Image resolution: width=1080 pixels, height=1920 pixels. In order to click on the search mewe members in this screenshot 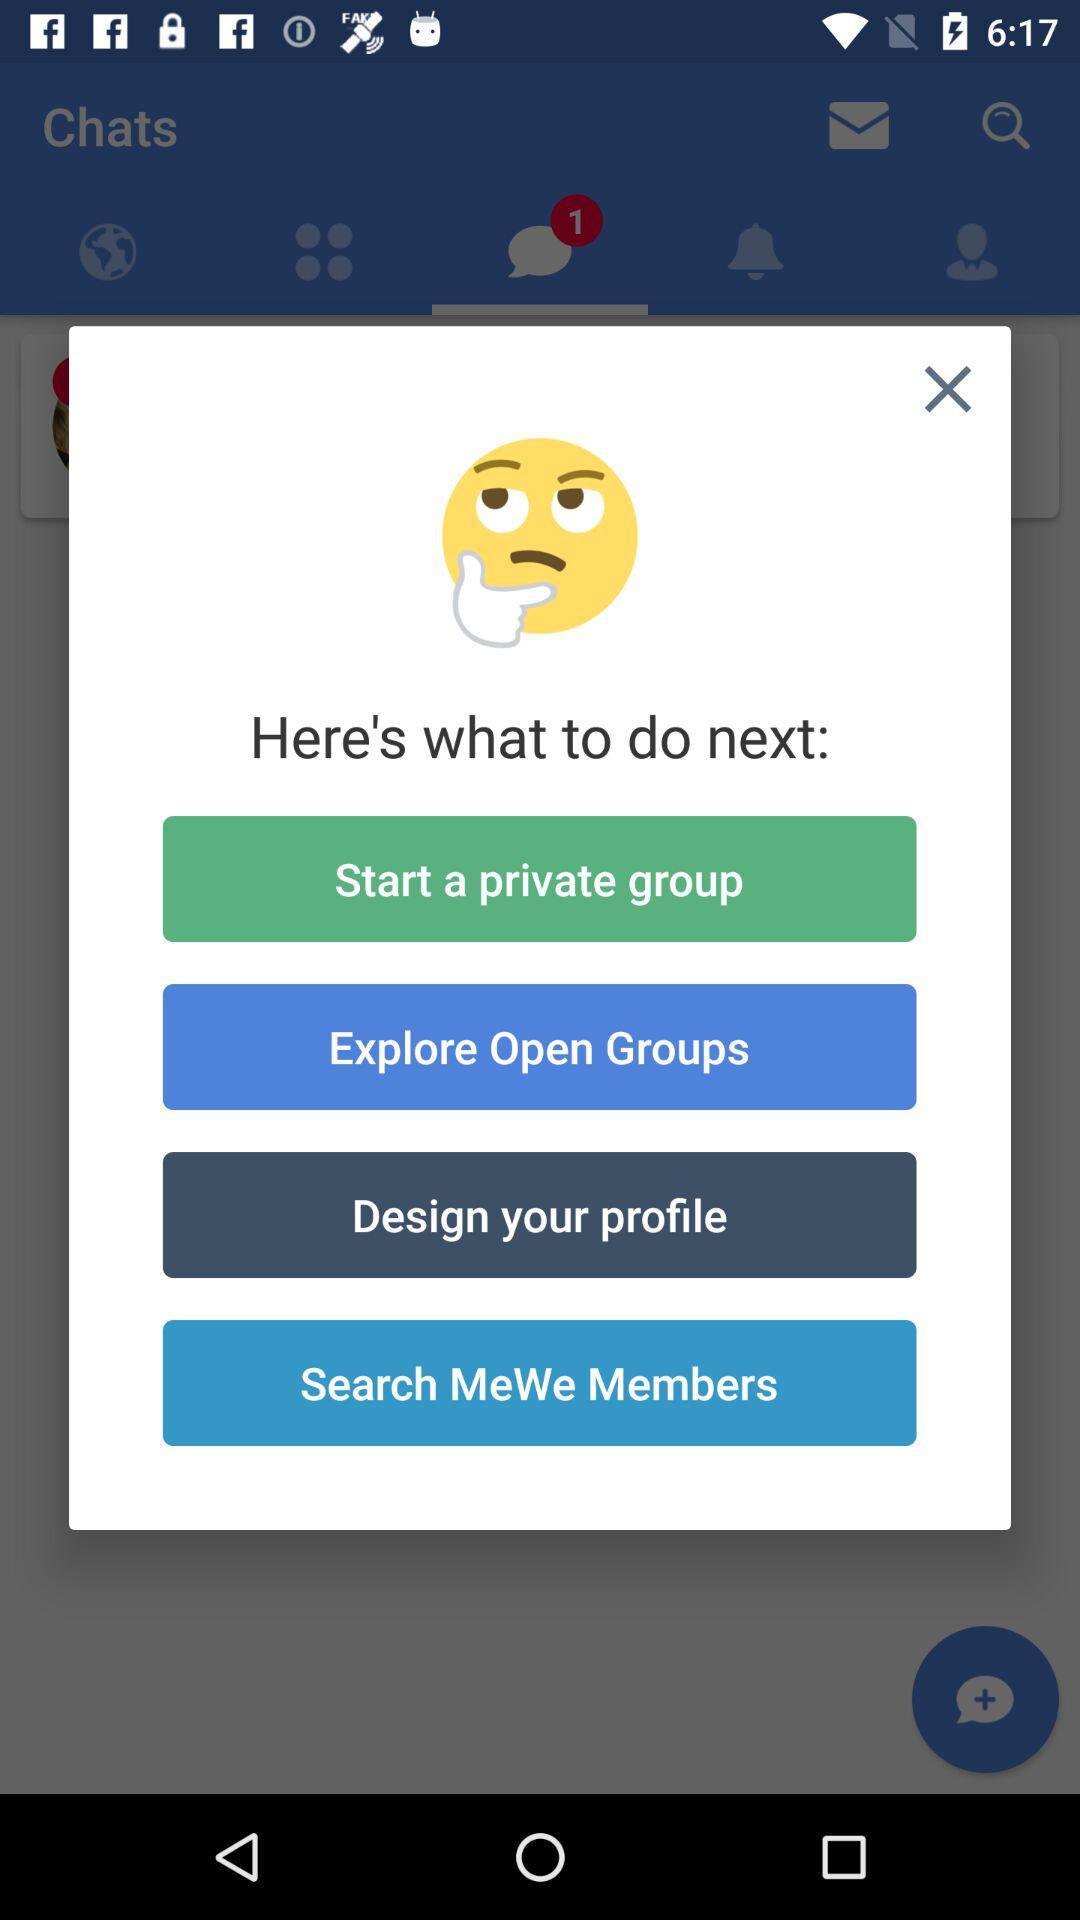, I will do `click(538, 1381)`.